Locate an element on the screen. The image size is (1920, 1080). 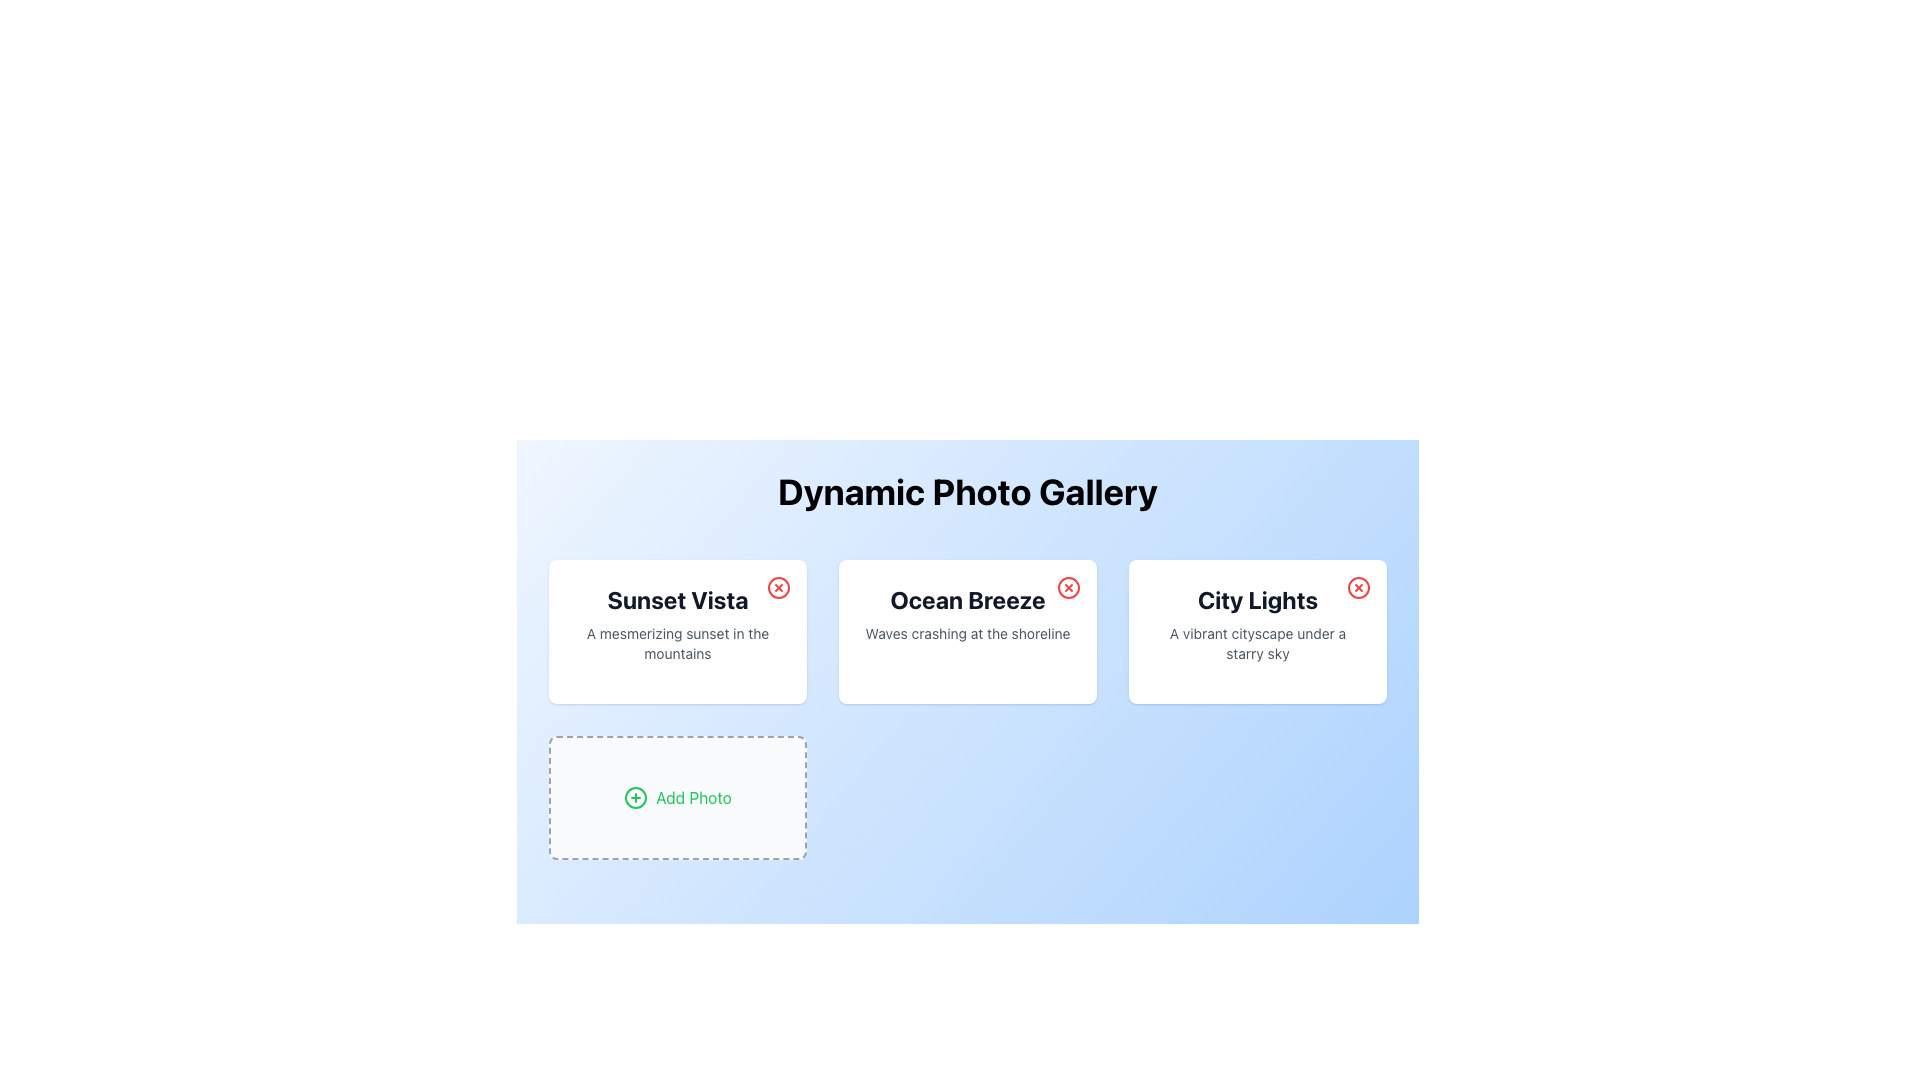
title 'City Lights' from the text label located at the top of the third card in the photo gallery section to identify the card content is located at coordinates (1256, 599).